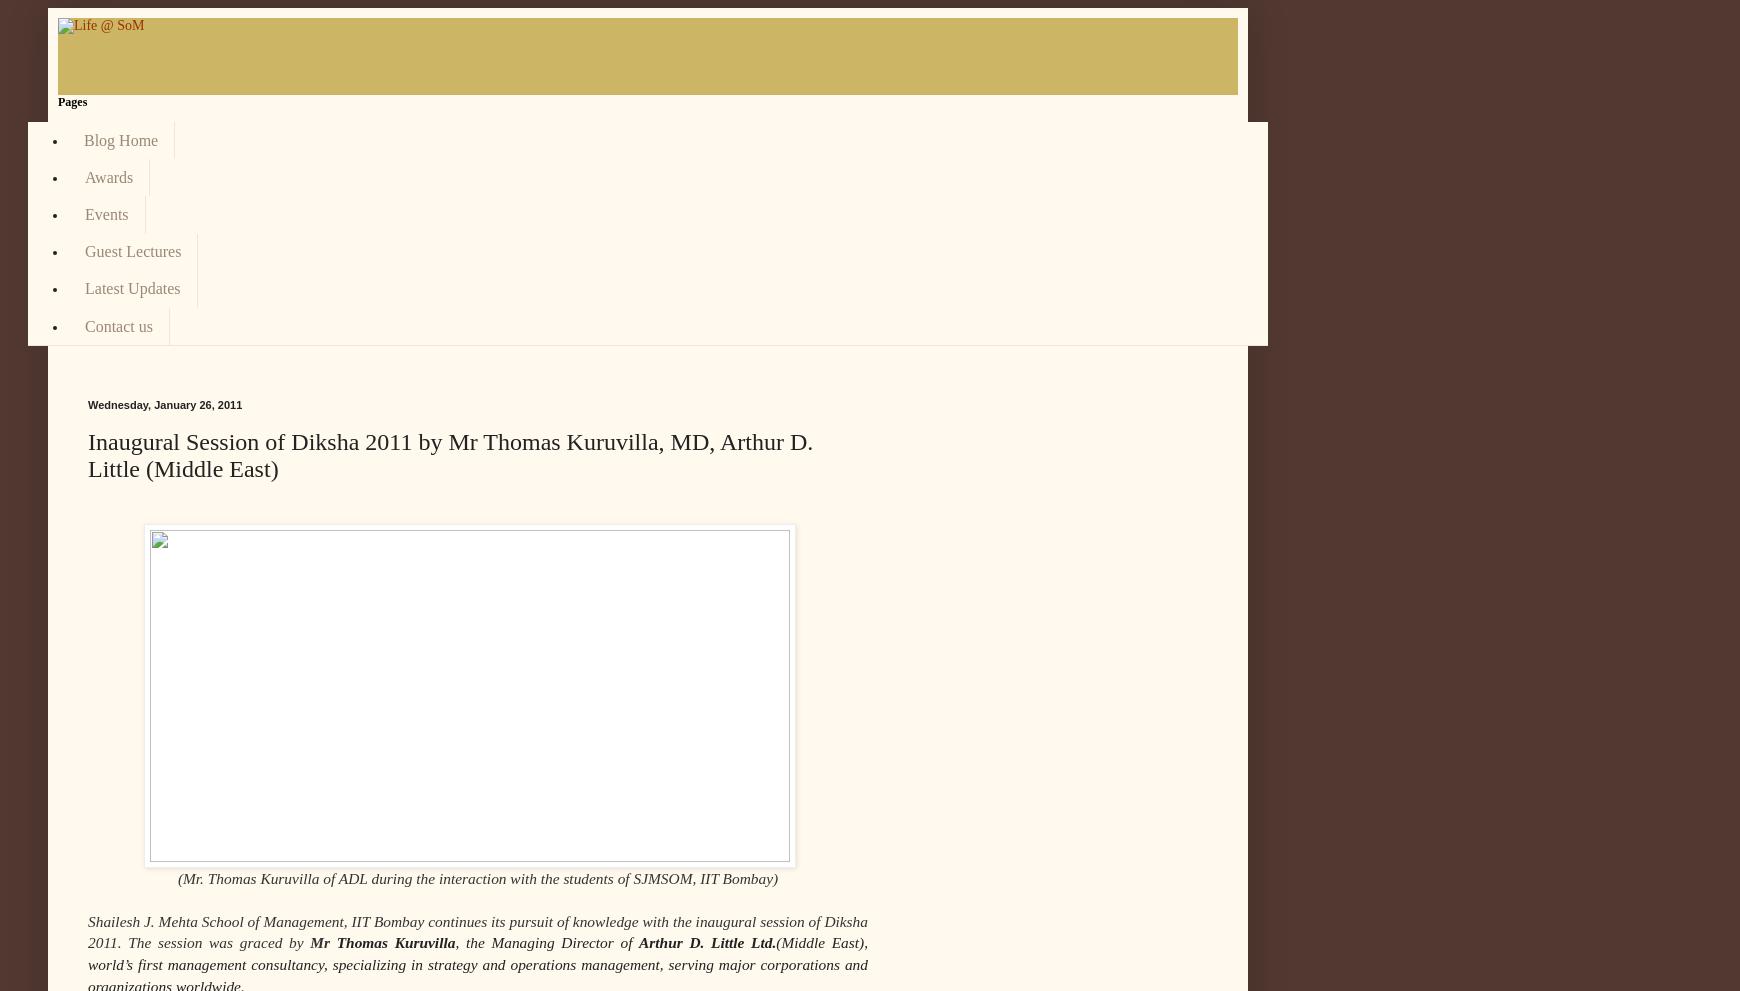 The image size is (1740, 991). Describe the element at coordinates (395, 941) in the screenshot. I see `'Thomas Kuruvilla'` at that location.